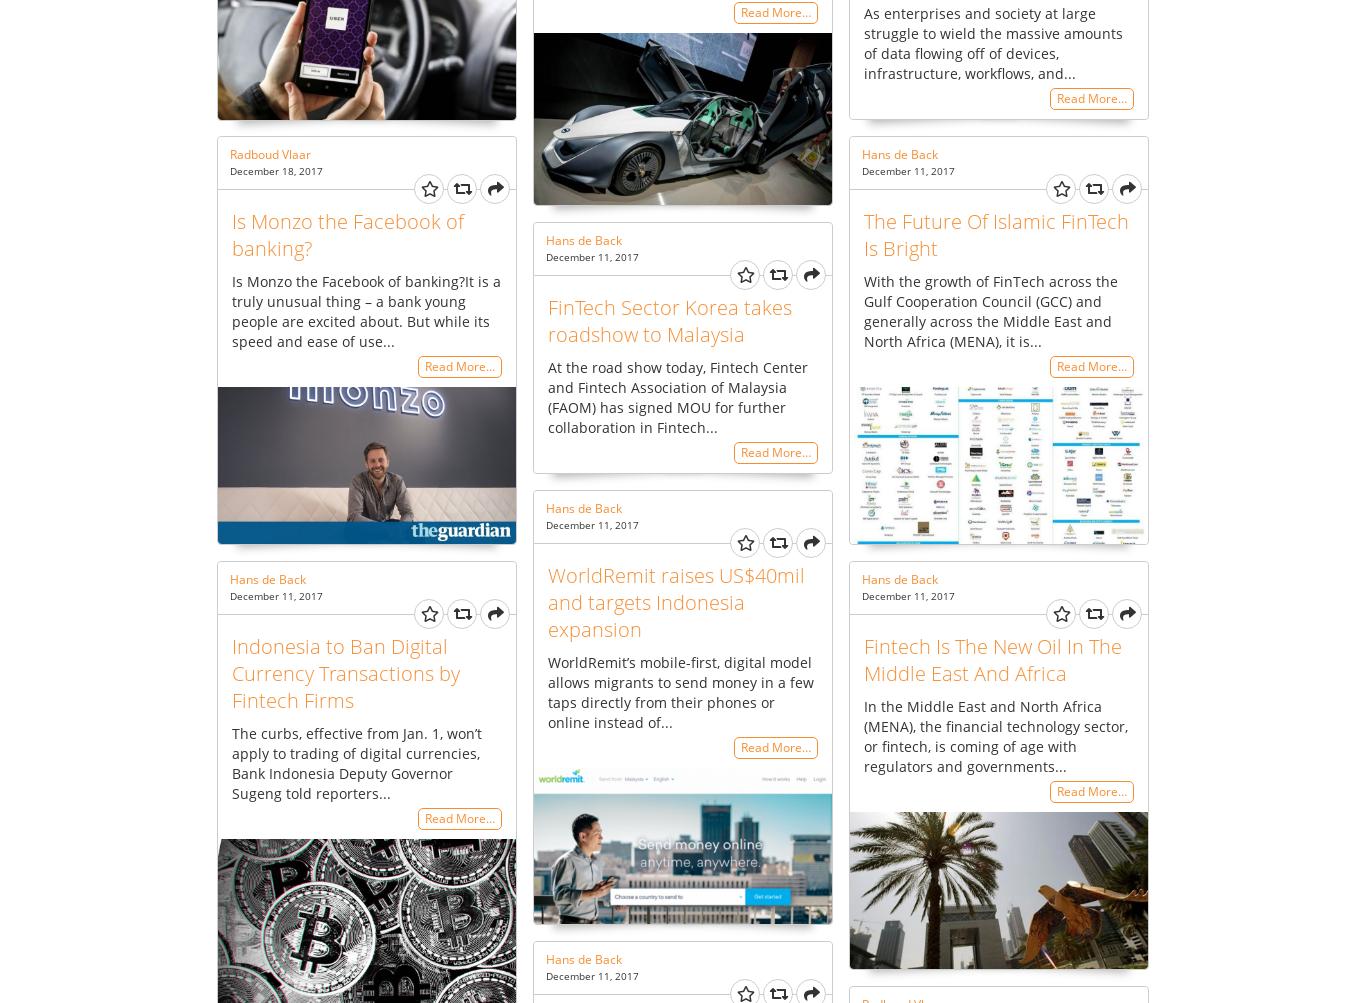 This screenshot has width=1366, height=1003. What do you see at coordinates (231, 761) in the screenshot?
I see `'The curbs, effective from Jan. 1, won’t apply to trading of digital currencies, Bank Indonesia Deputy Governor Sugeng told reporters...'` at bounding box center [231, 761].